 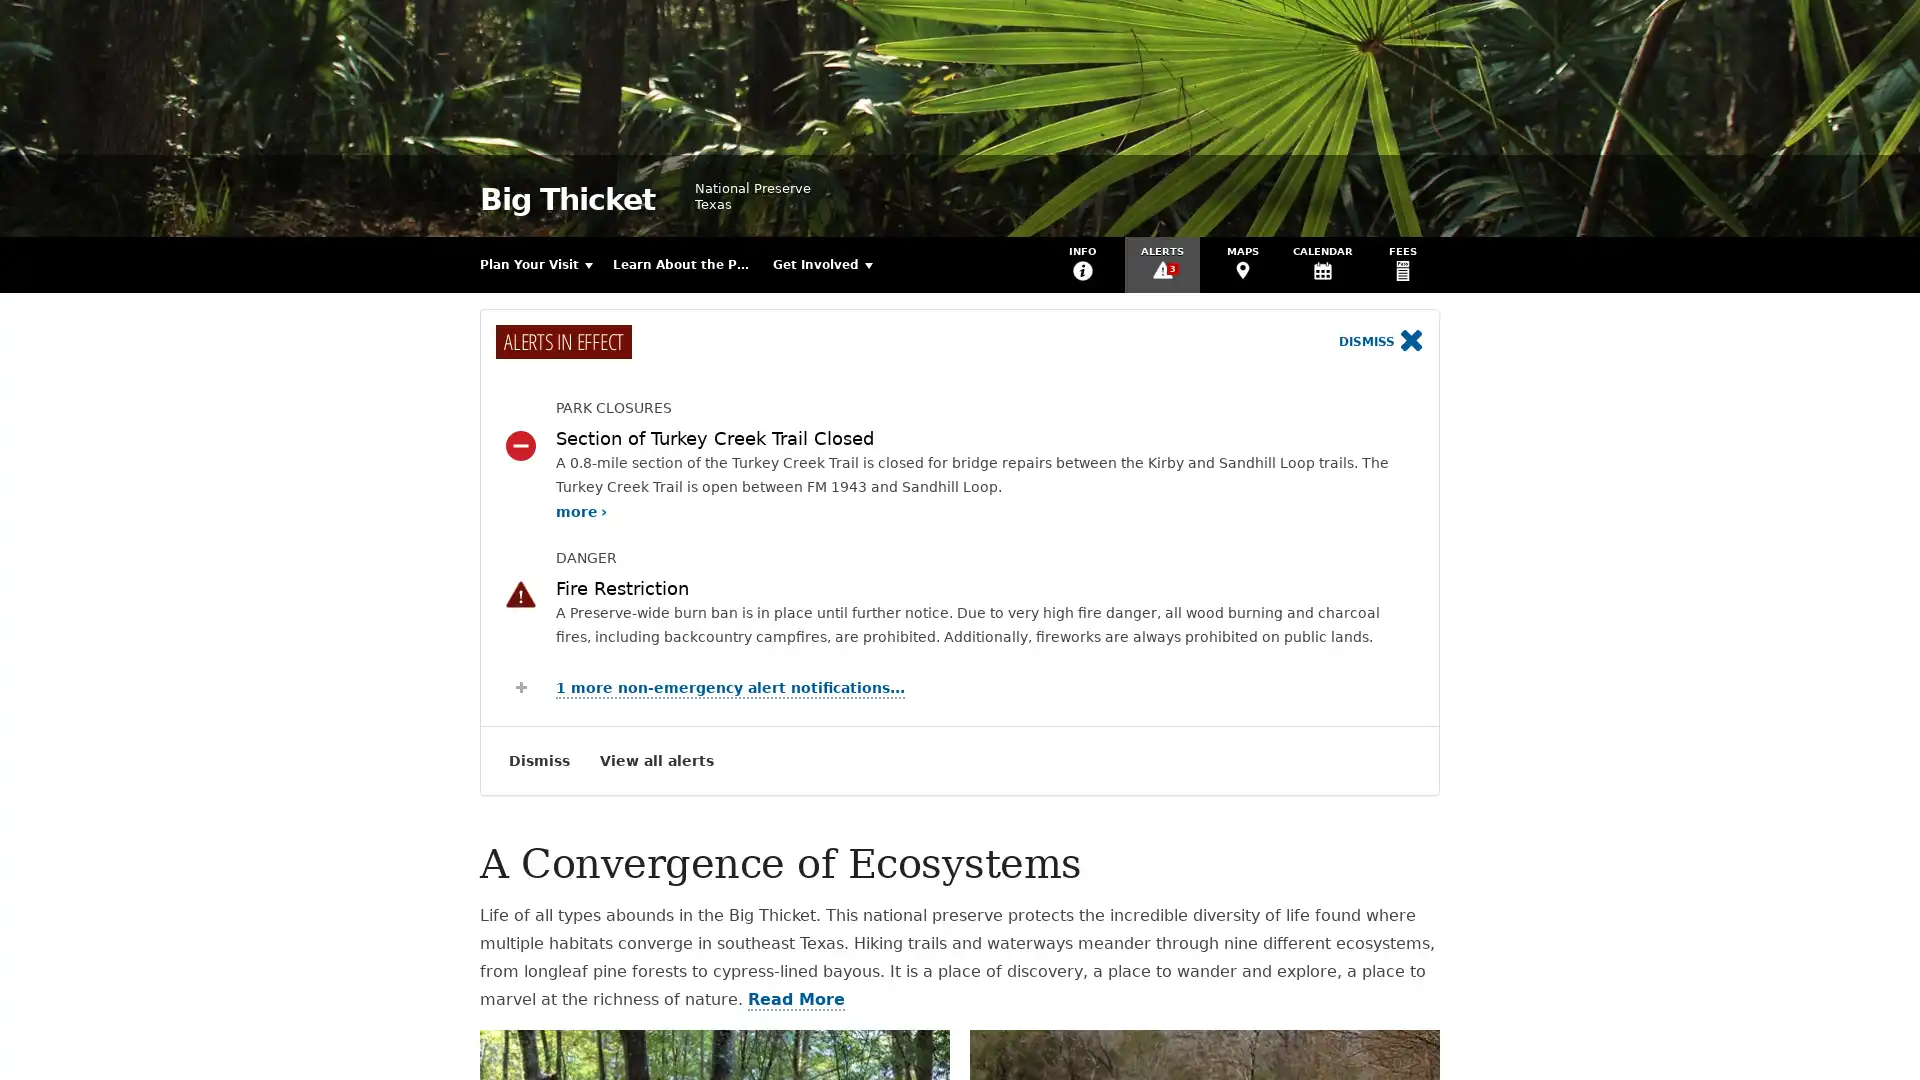 What do you see at coordinates (1380, 341) in the screenshot?
I see `Dismiss` at bounding box center [1380, 341].